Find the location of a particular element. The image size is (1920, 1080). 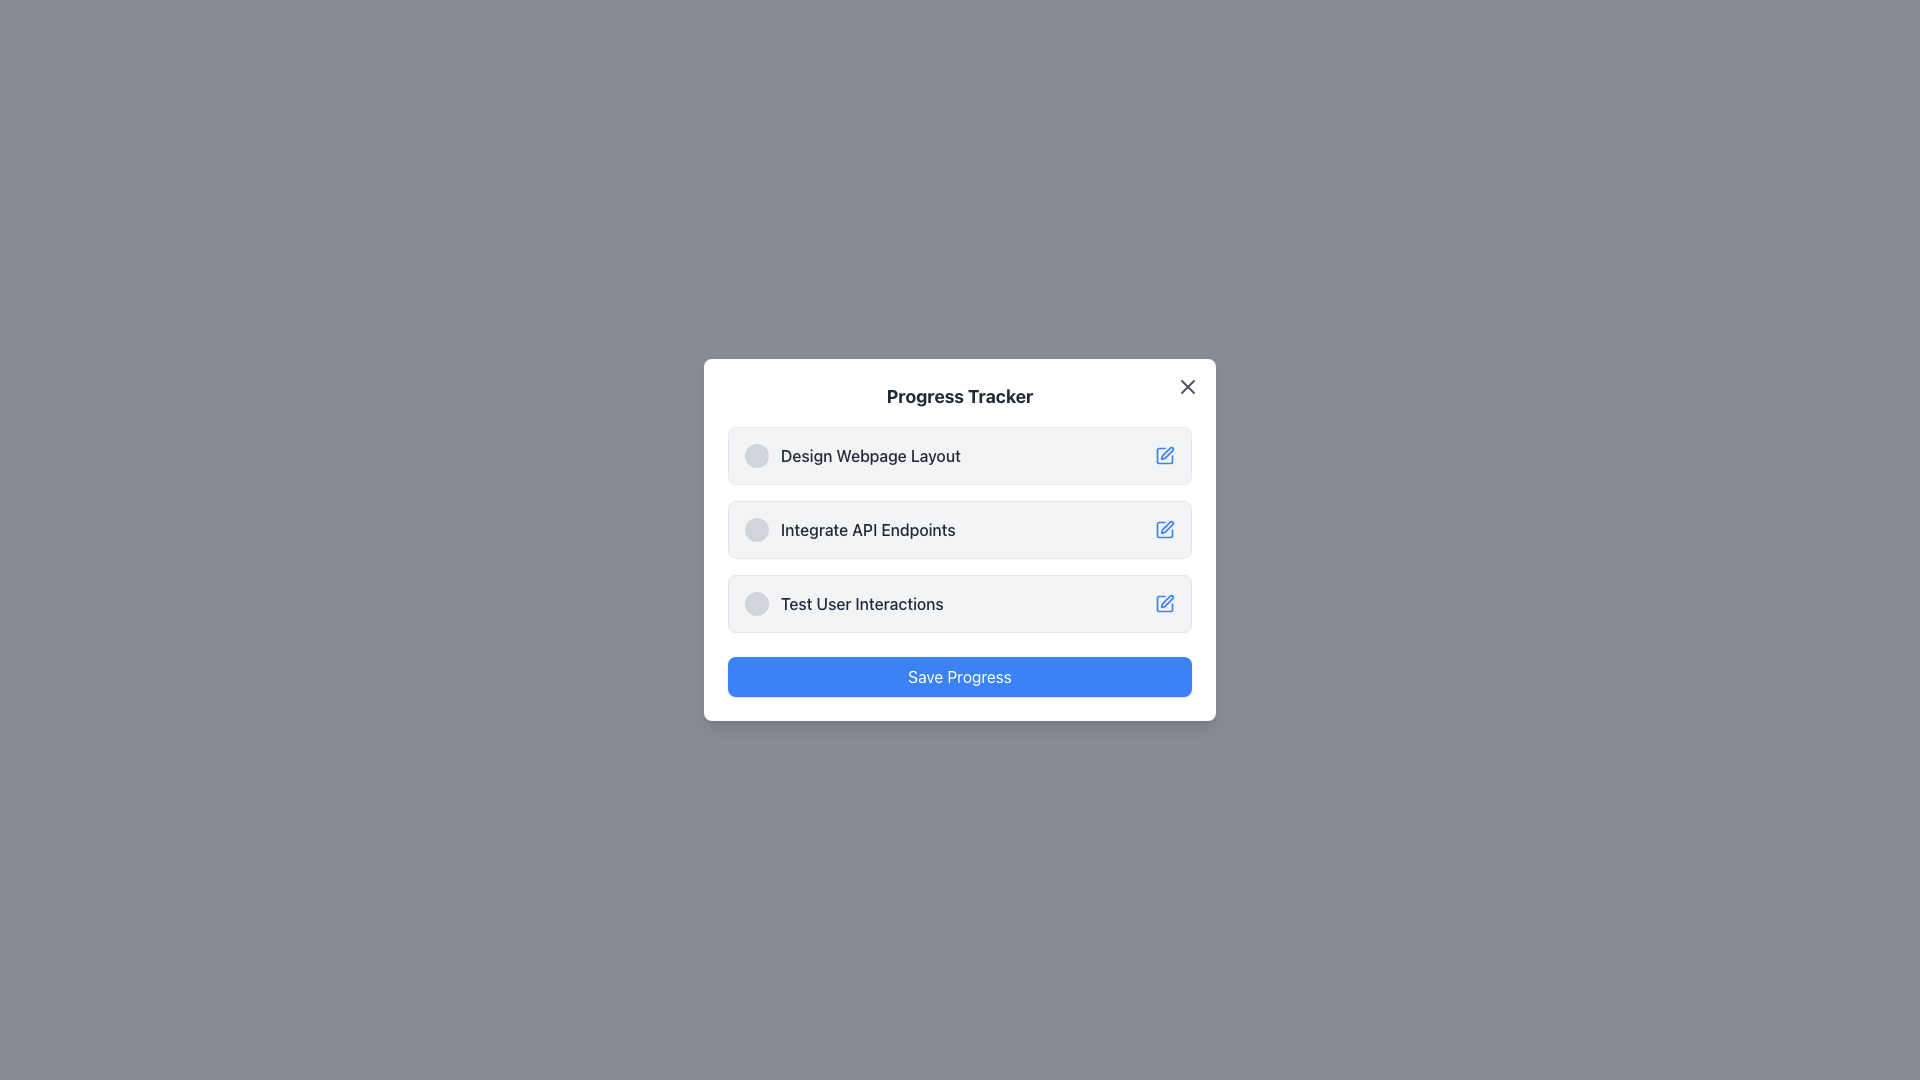

the Circle Indicator, which is a small circular icon with a gray background located at the start of the row labeled 'Integrate API Endpoints' in the 'Progress Tracker' dialog box is located at coordinates (756, 528).